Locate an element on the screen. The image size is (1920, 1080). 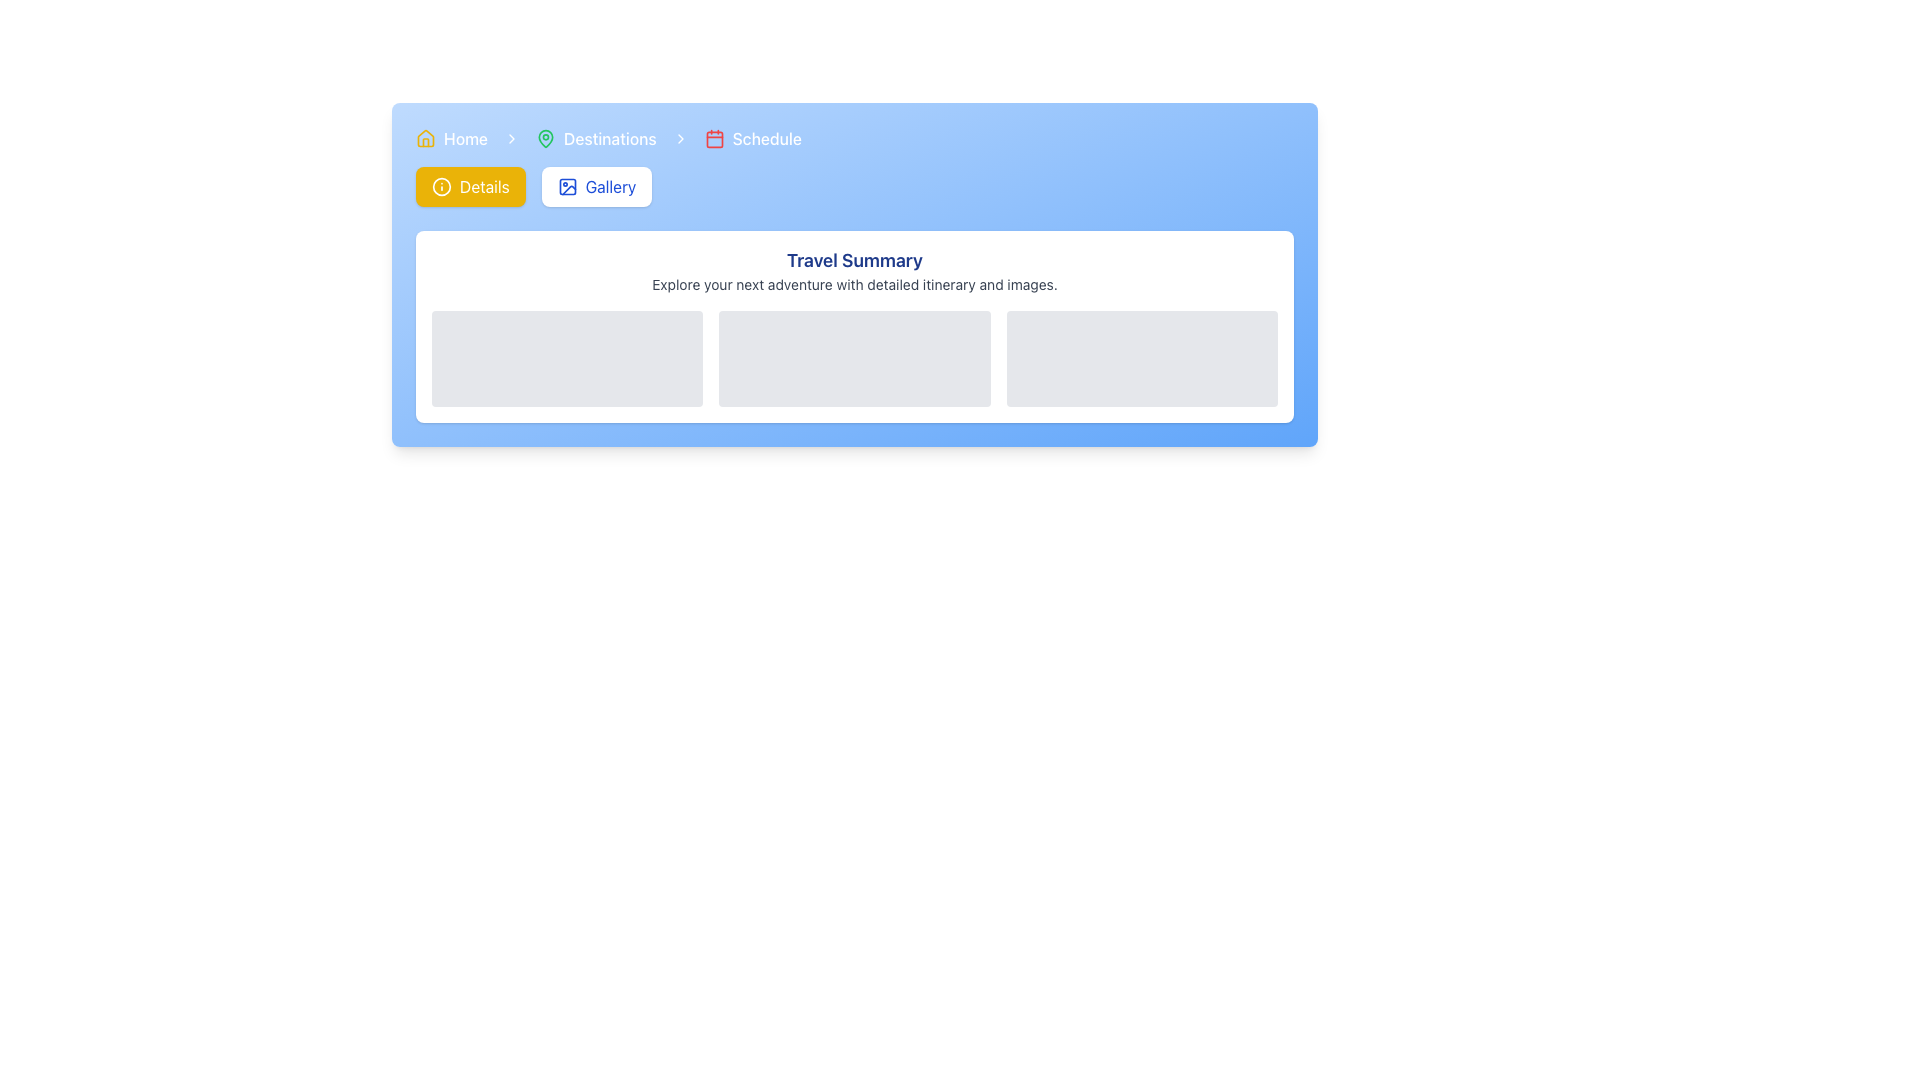
the light gray placeholder component with rounded corners, which is the third item in a row of three components within the 'Travel Summary' grid is located at coordinates (1142, 357).